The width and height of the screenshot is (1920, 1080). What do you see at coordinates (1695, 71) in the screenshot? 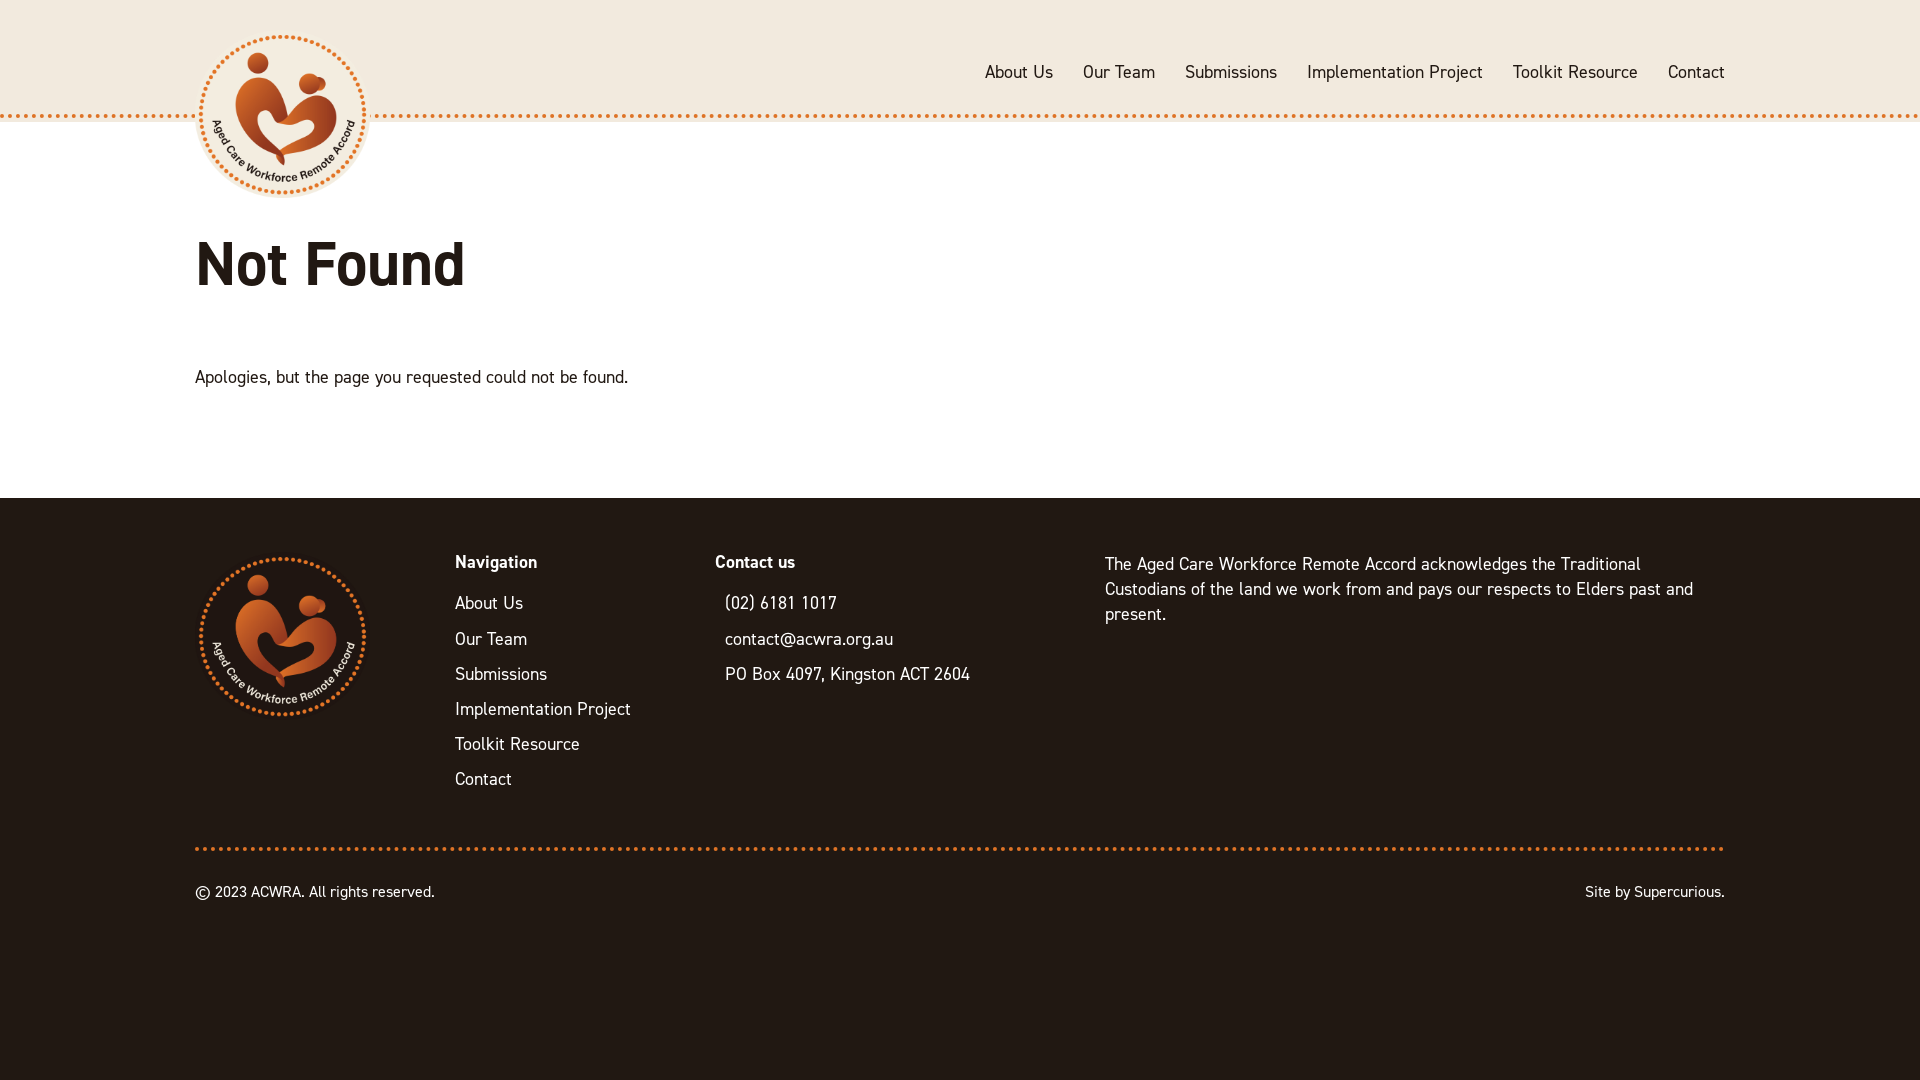
I see `'Contact'` at bounding box center [1695, 71].